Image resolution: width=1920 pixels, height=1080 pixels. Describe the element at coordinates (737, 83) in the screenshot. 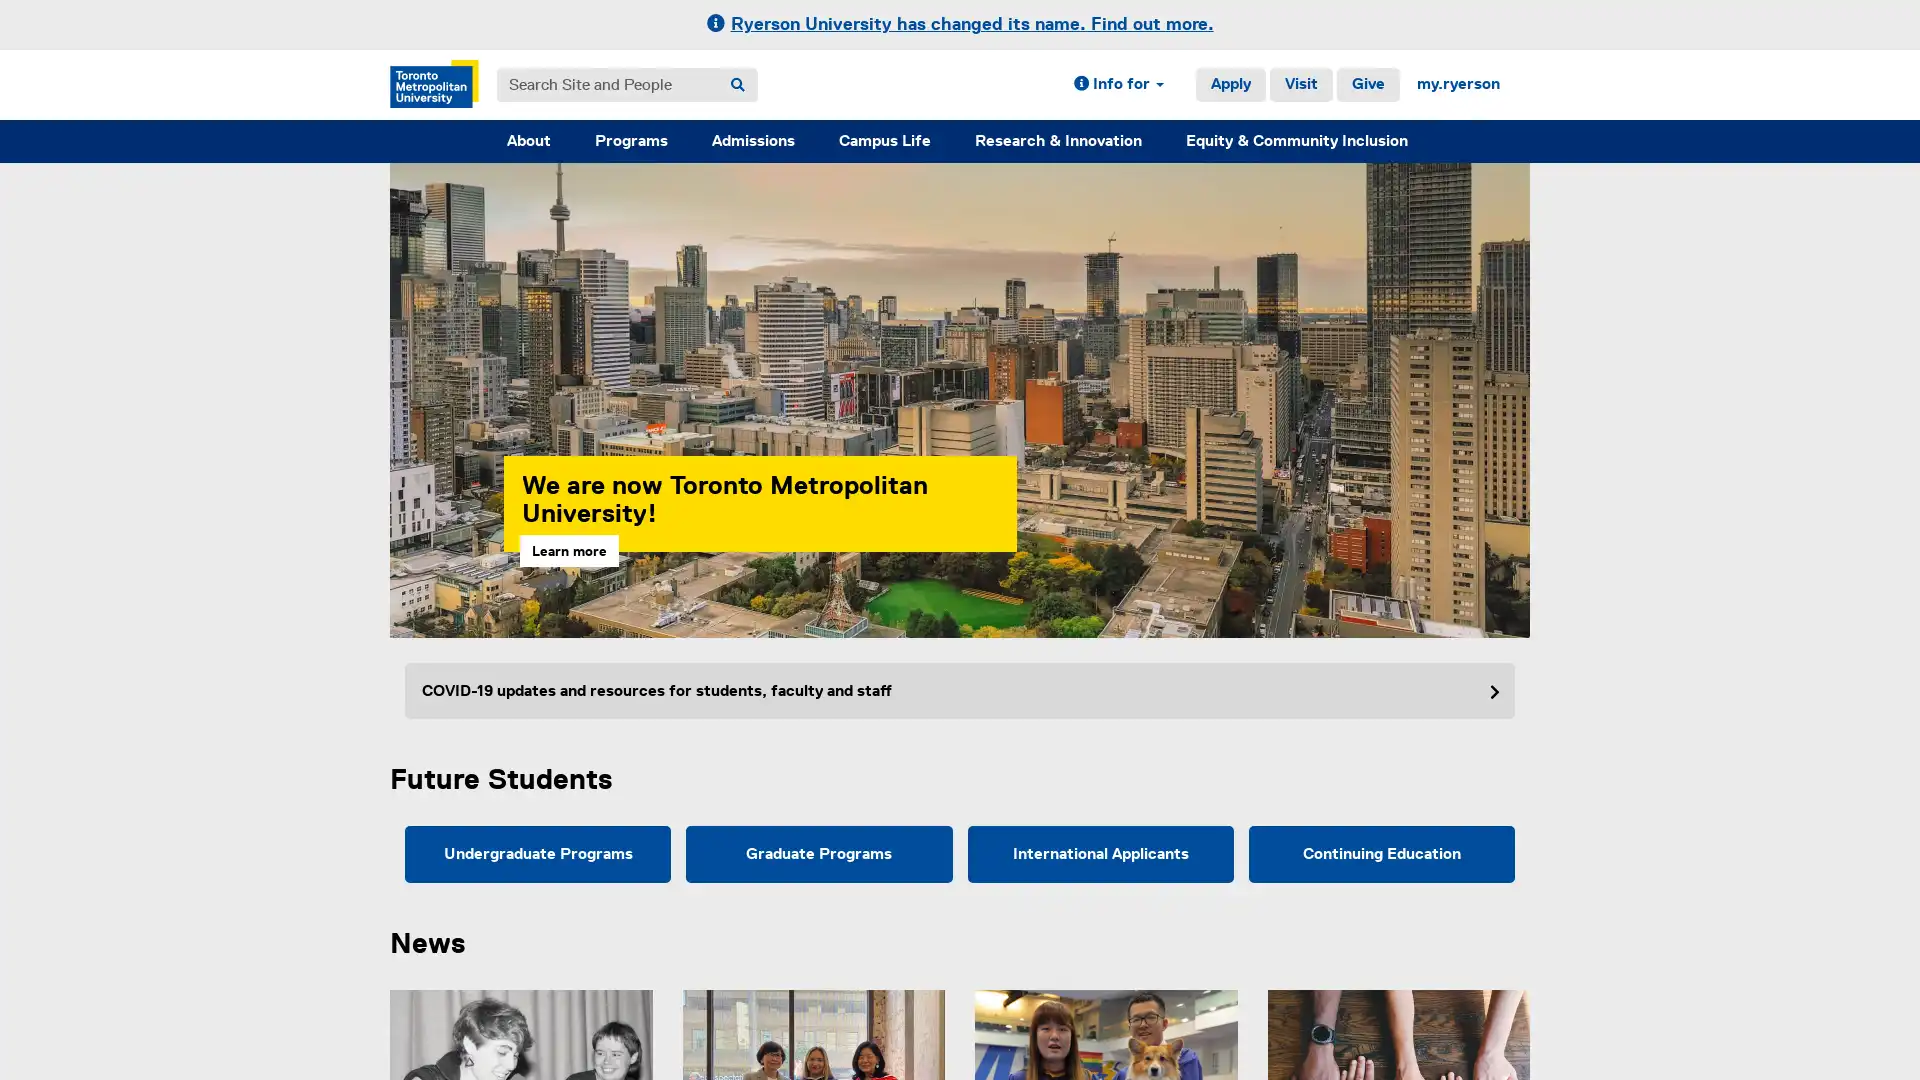

I see `Search` at that location.